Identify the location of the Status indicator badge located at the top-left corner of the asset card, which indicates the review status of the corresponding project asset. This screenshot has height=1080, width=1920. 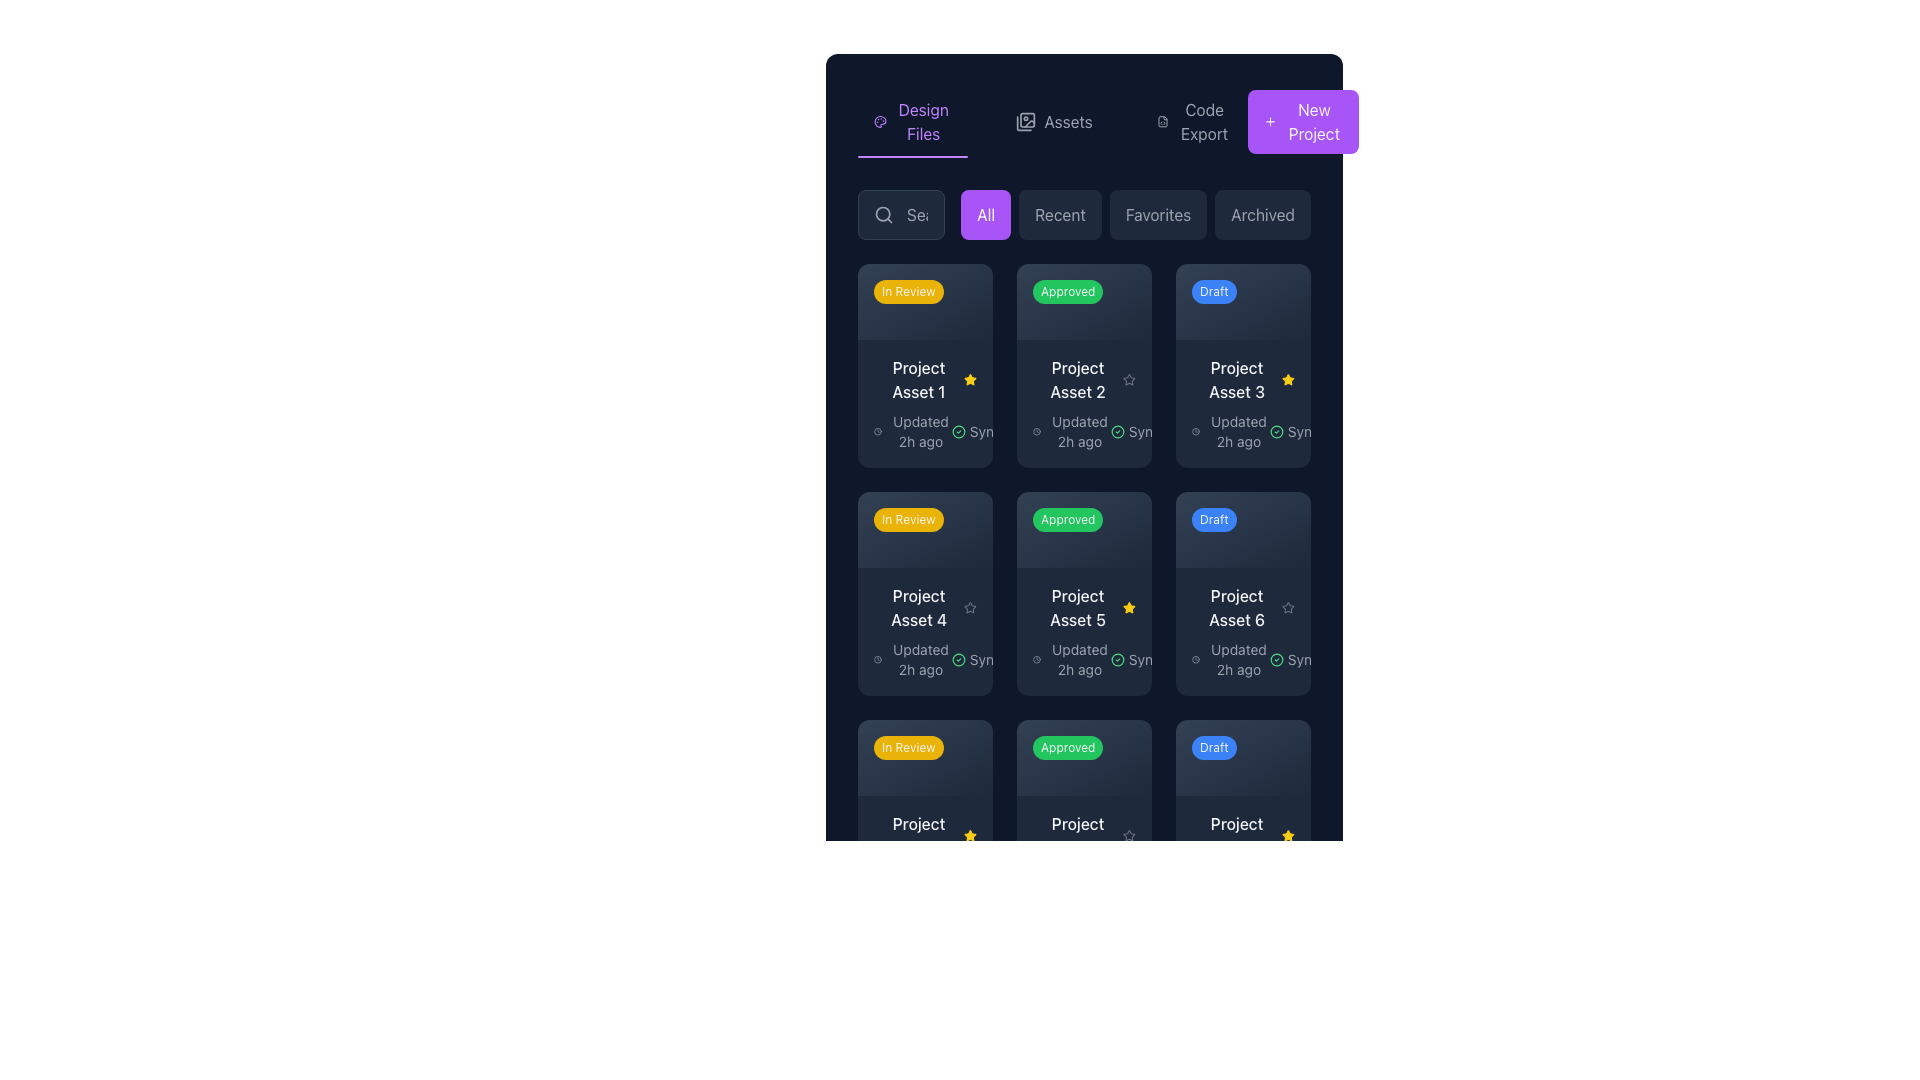
(907, 292).